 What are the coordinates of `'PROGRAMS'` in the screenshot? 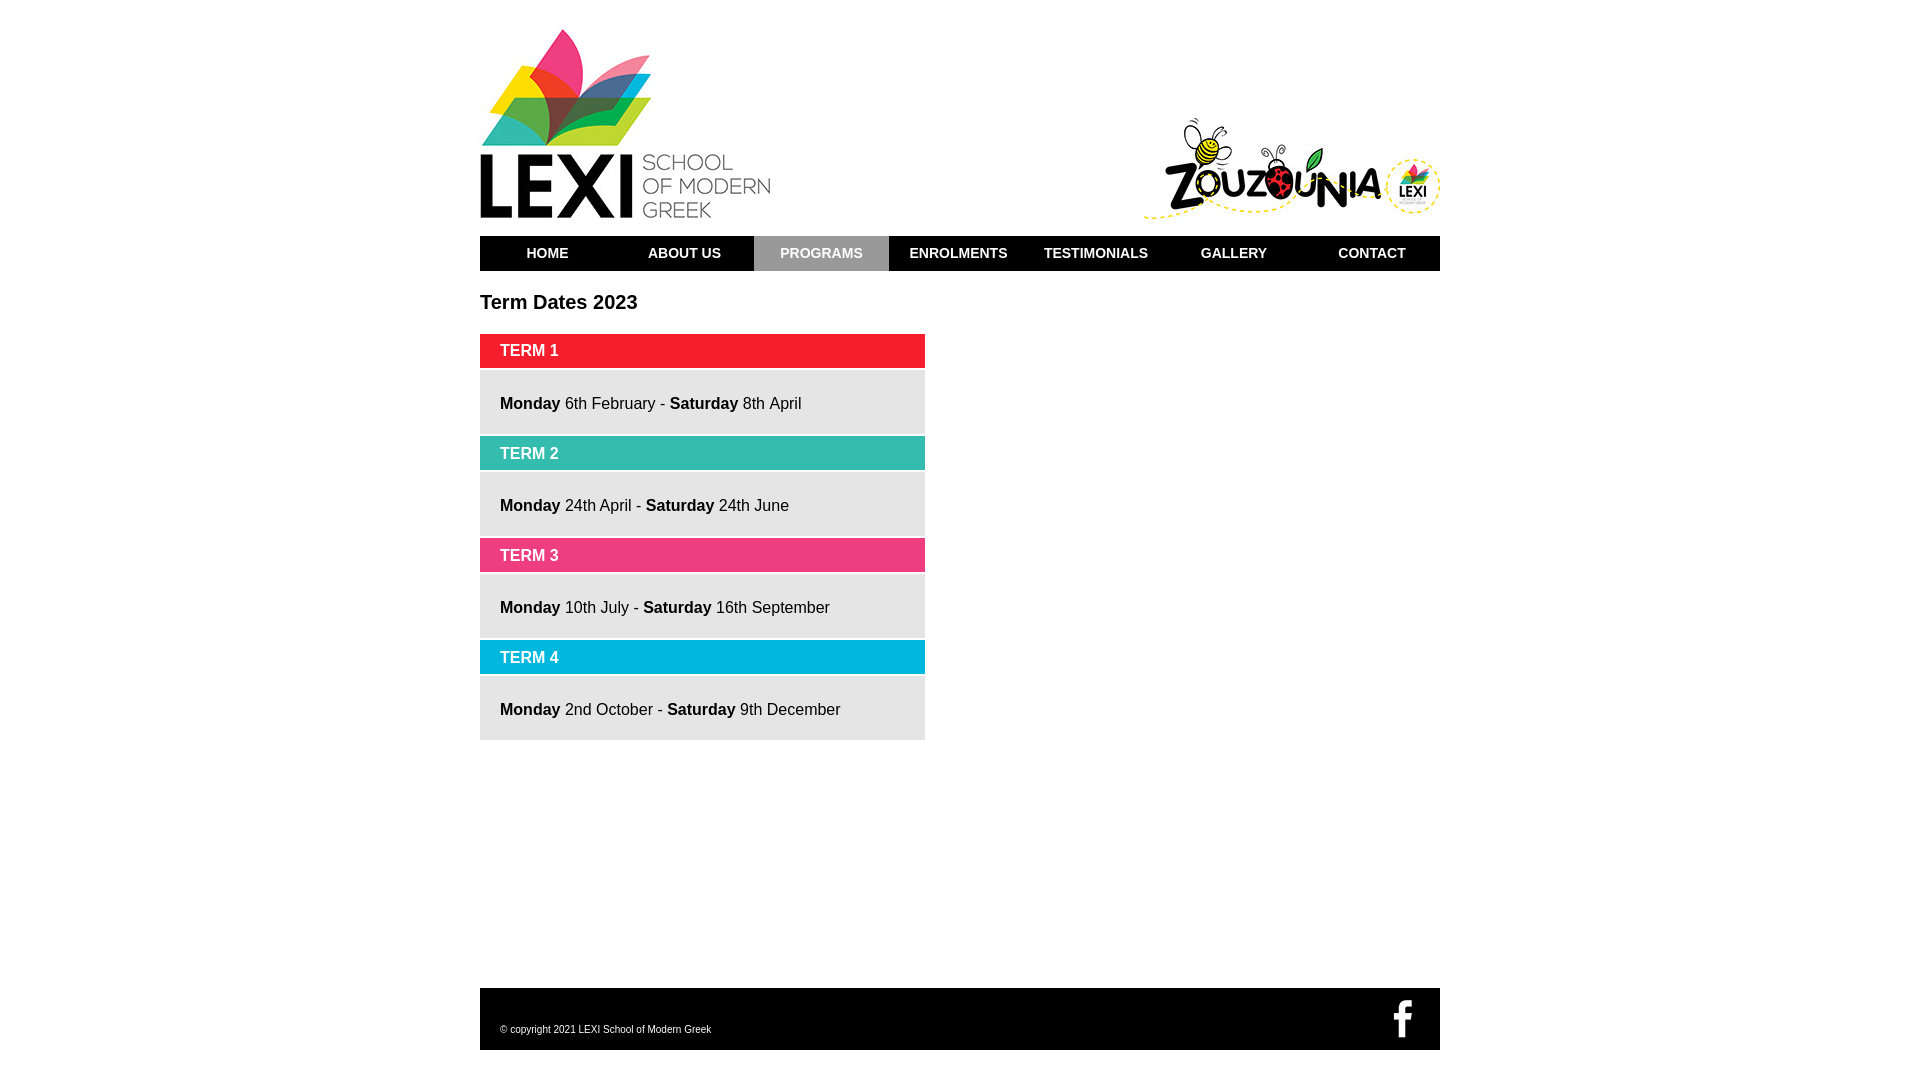 It's located at (821, 252).